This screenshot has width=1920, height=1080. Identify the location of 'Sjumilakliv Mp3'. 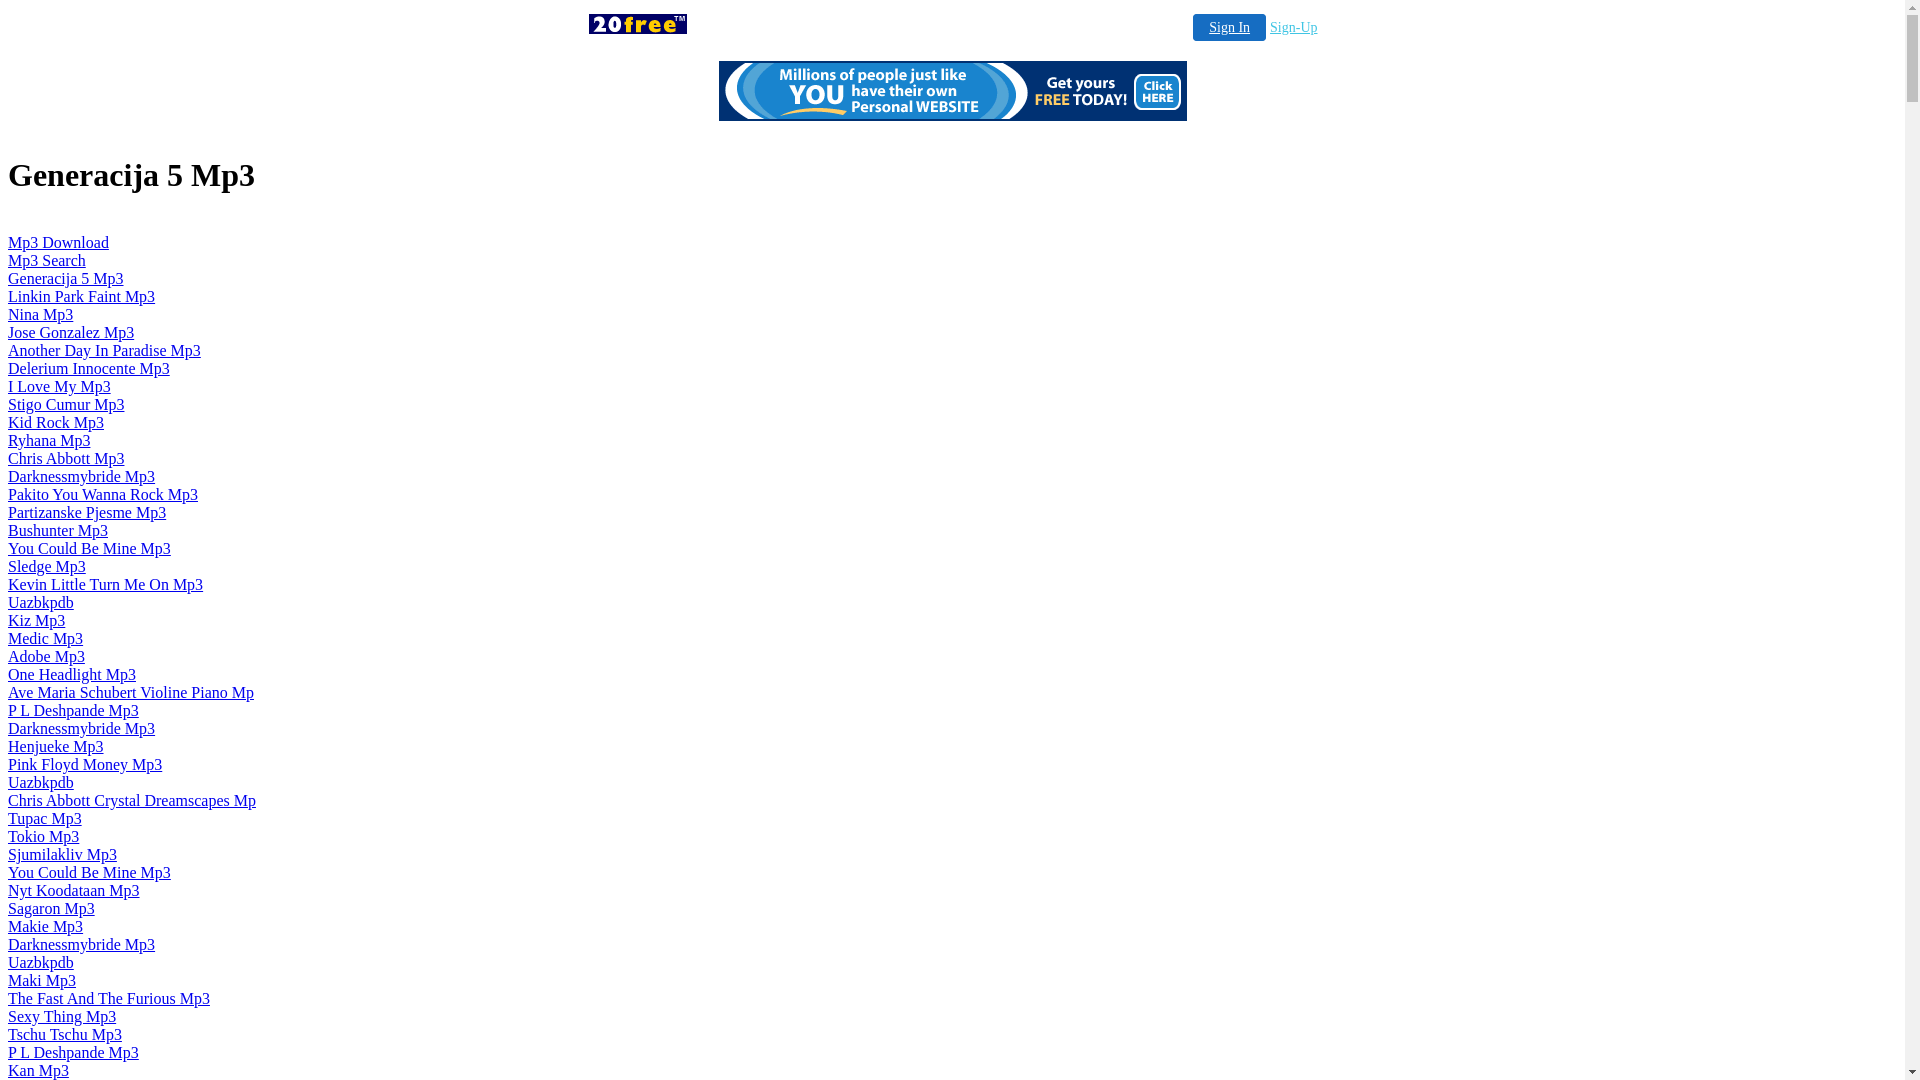
(62, 854).